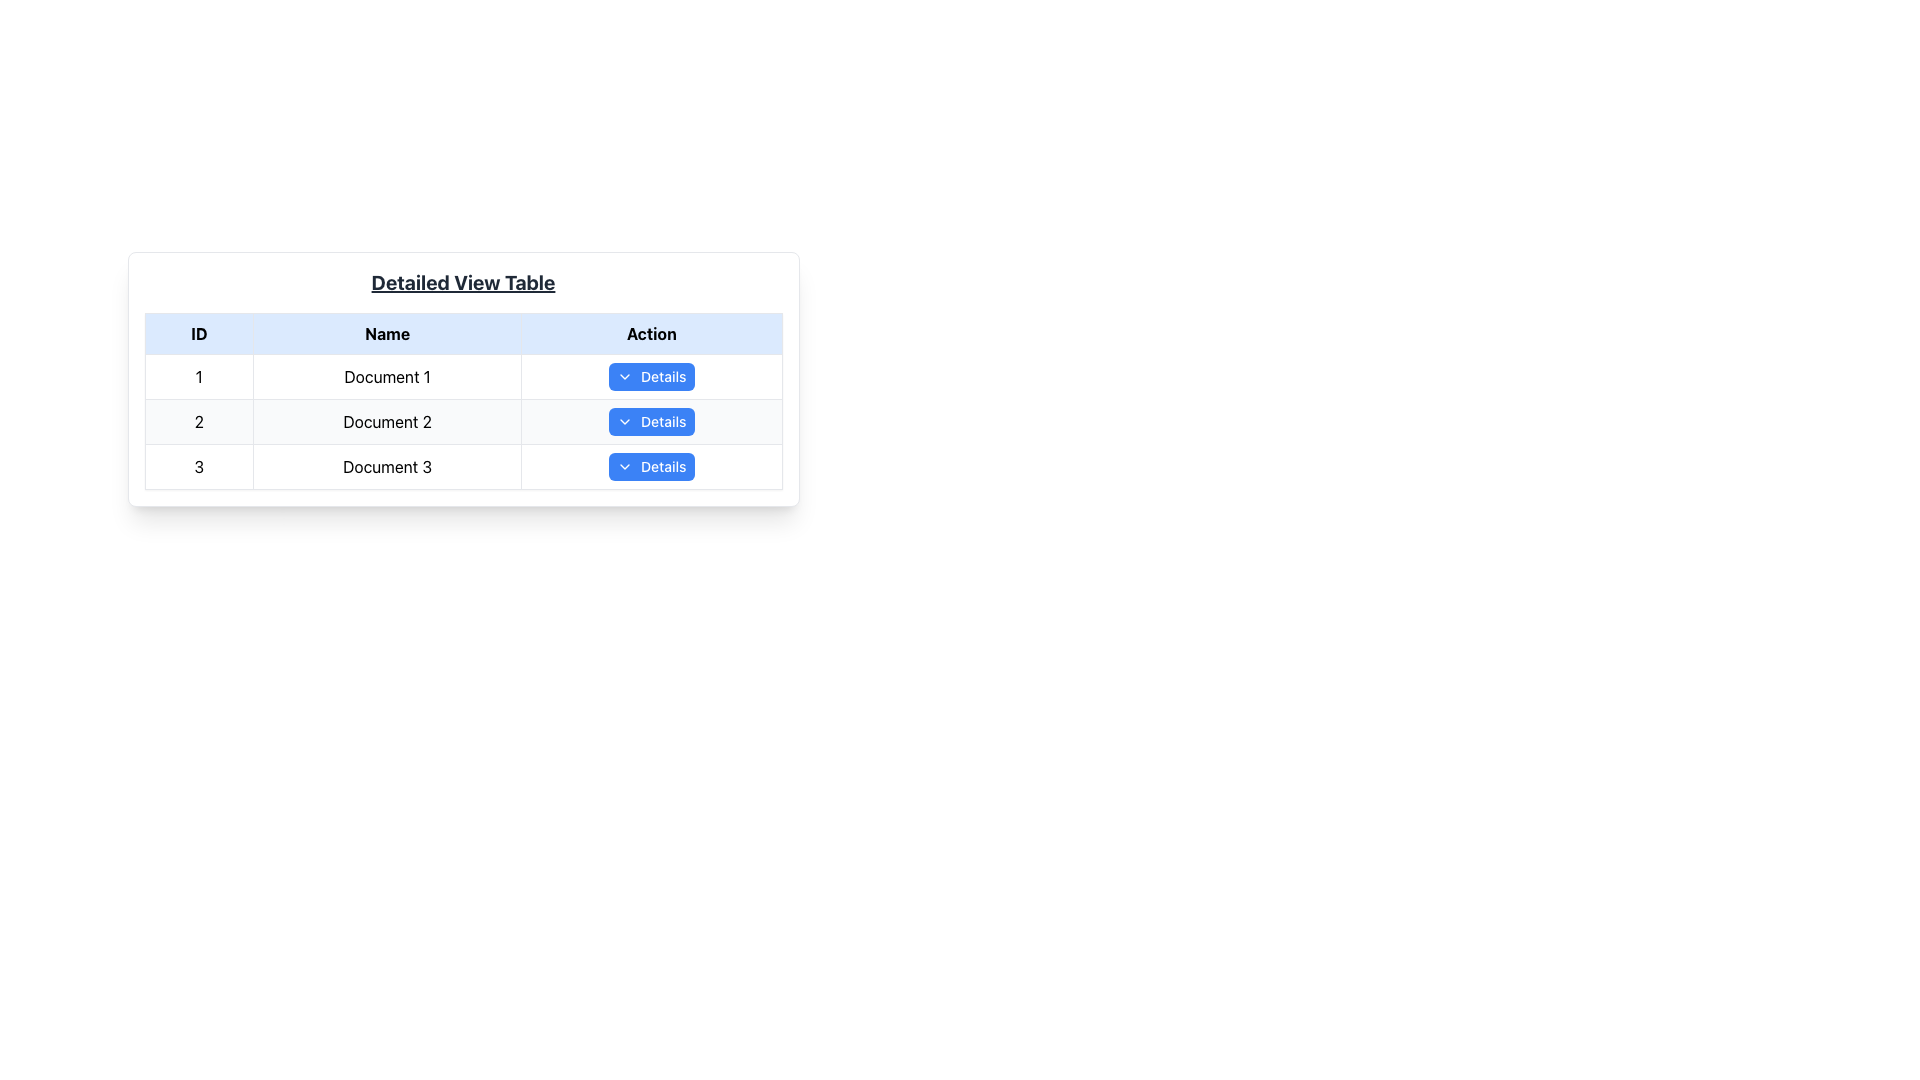  What do you see at coordinates (462, 420) in the screenshot?
I see `the second row of the document table that contains ID '2', Name 'Document 2', and an Action 'Details' button` at bounding box center [462, 420].